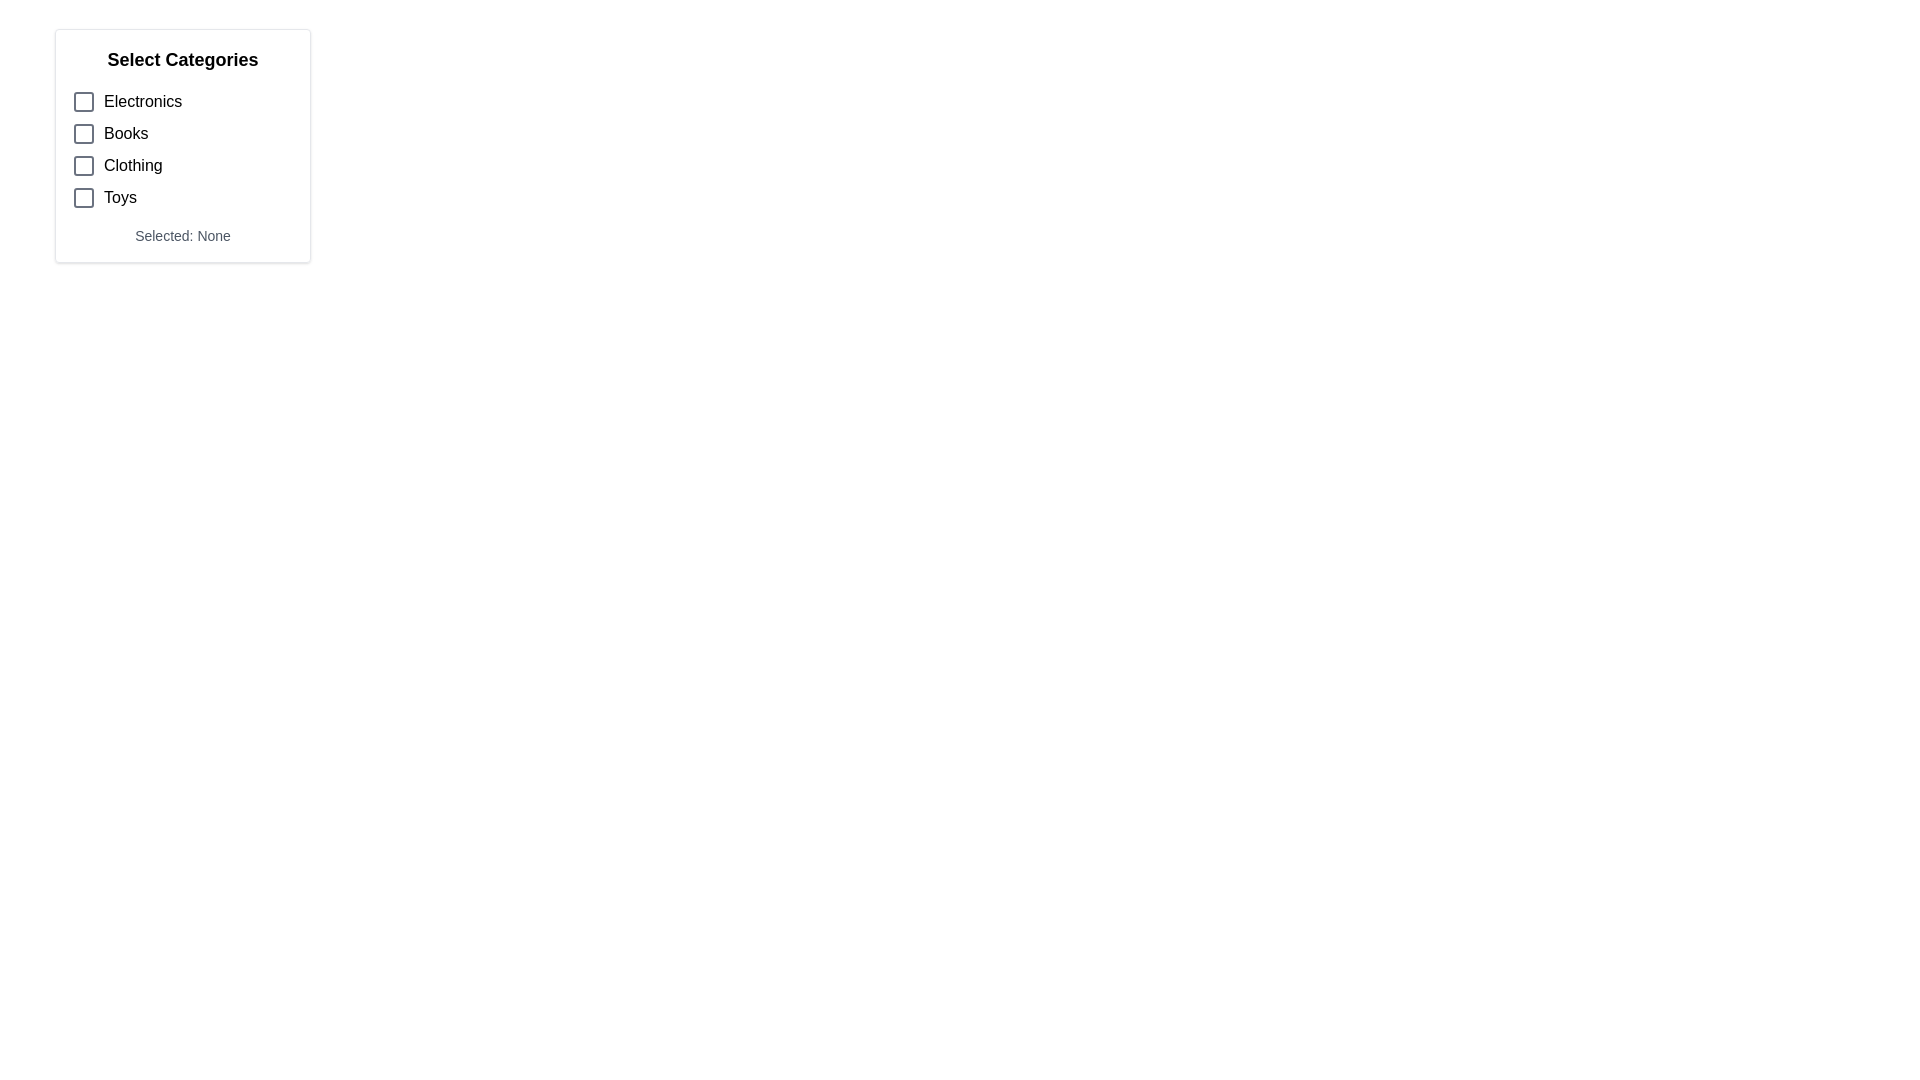 The width and height of the screenshot is (1920, 1080). I want to click on the checkbox for the 'Toys' category located in the fourth row under 'Select Categories', so click(82, 197).